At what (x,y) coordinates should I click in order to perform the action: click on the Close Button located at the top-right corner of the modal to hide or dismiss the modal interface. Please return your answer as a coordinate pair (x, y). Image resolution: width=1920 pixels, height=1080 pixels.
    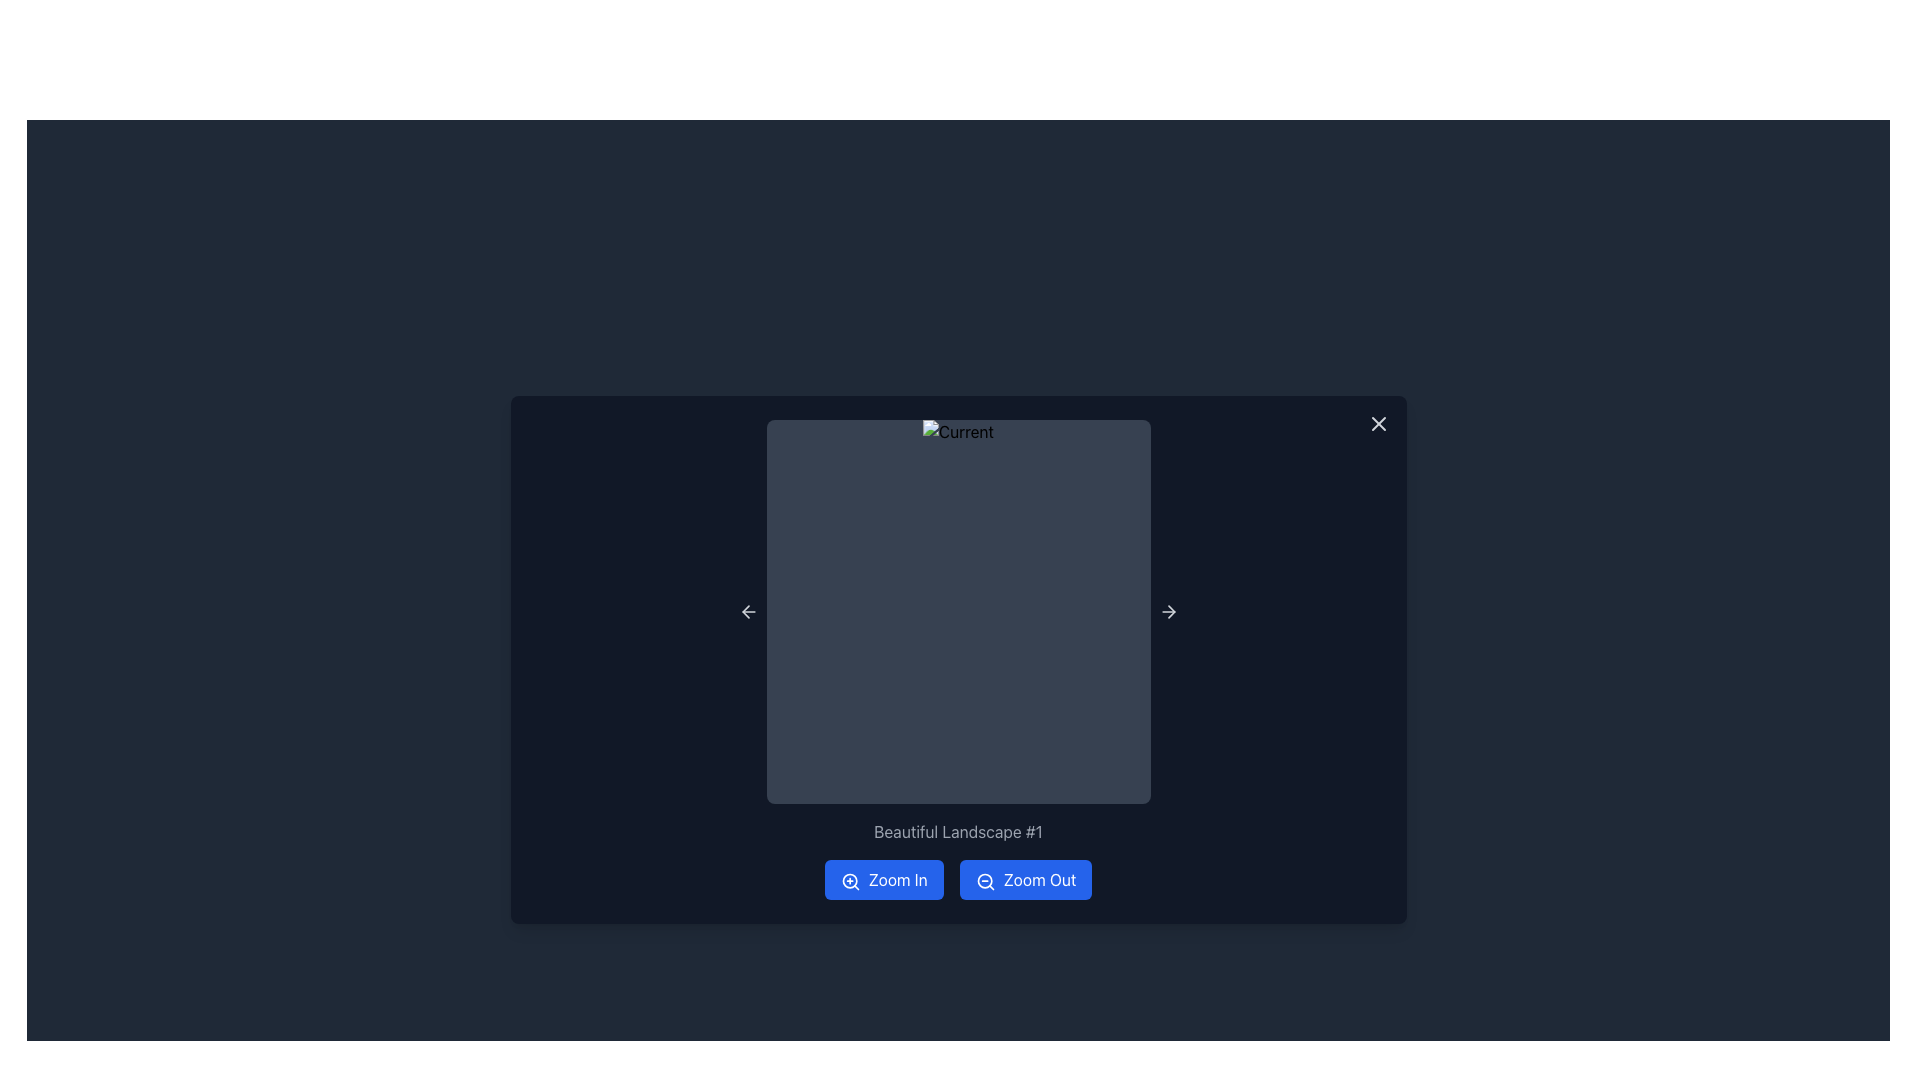
    Looking at the image, I should click on (1377, 423).